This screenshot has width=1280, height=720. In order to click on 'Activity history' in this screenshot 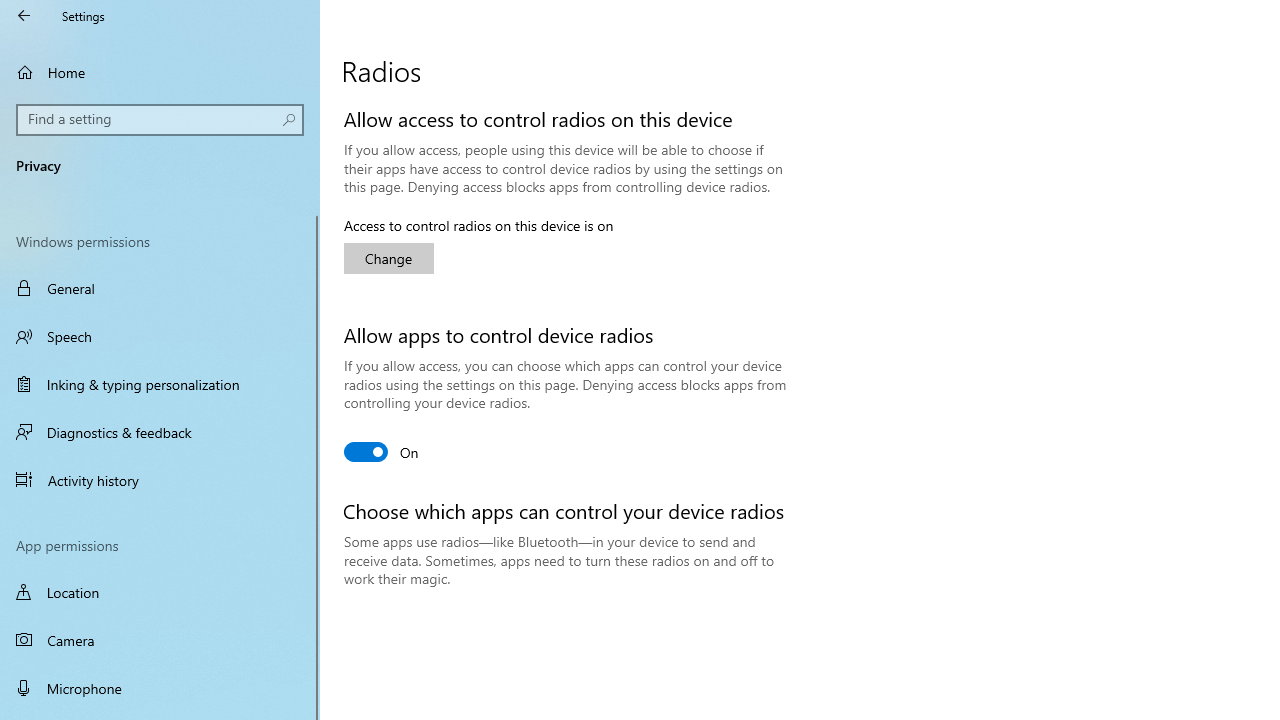, I will do `click(160, 479)`.